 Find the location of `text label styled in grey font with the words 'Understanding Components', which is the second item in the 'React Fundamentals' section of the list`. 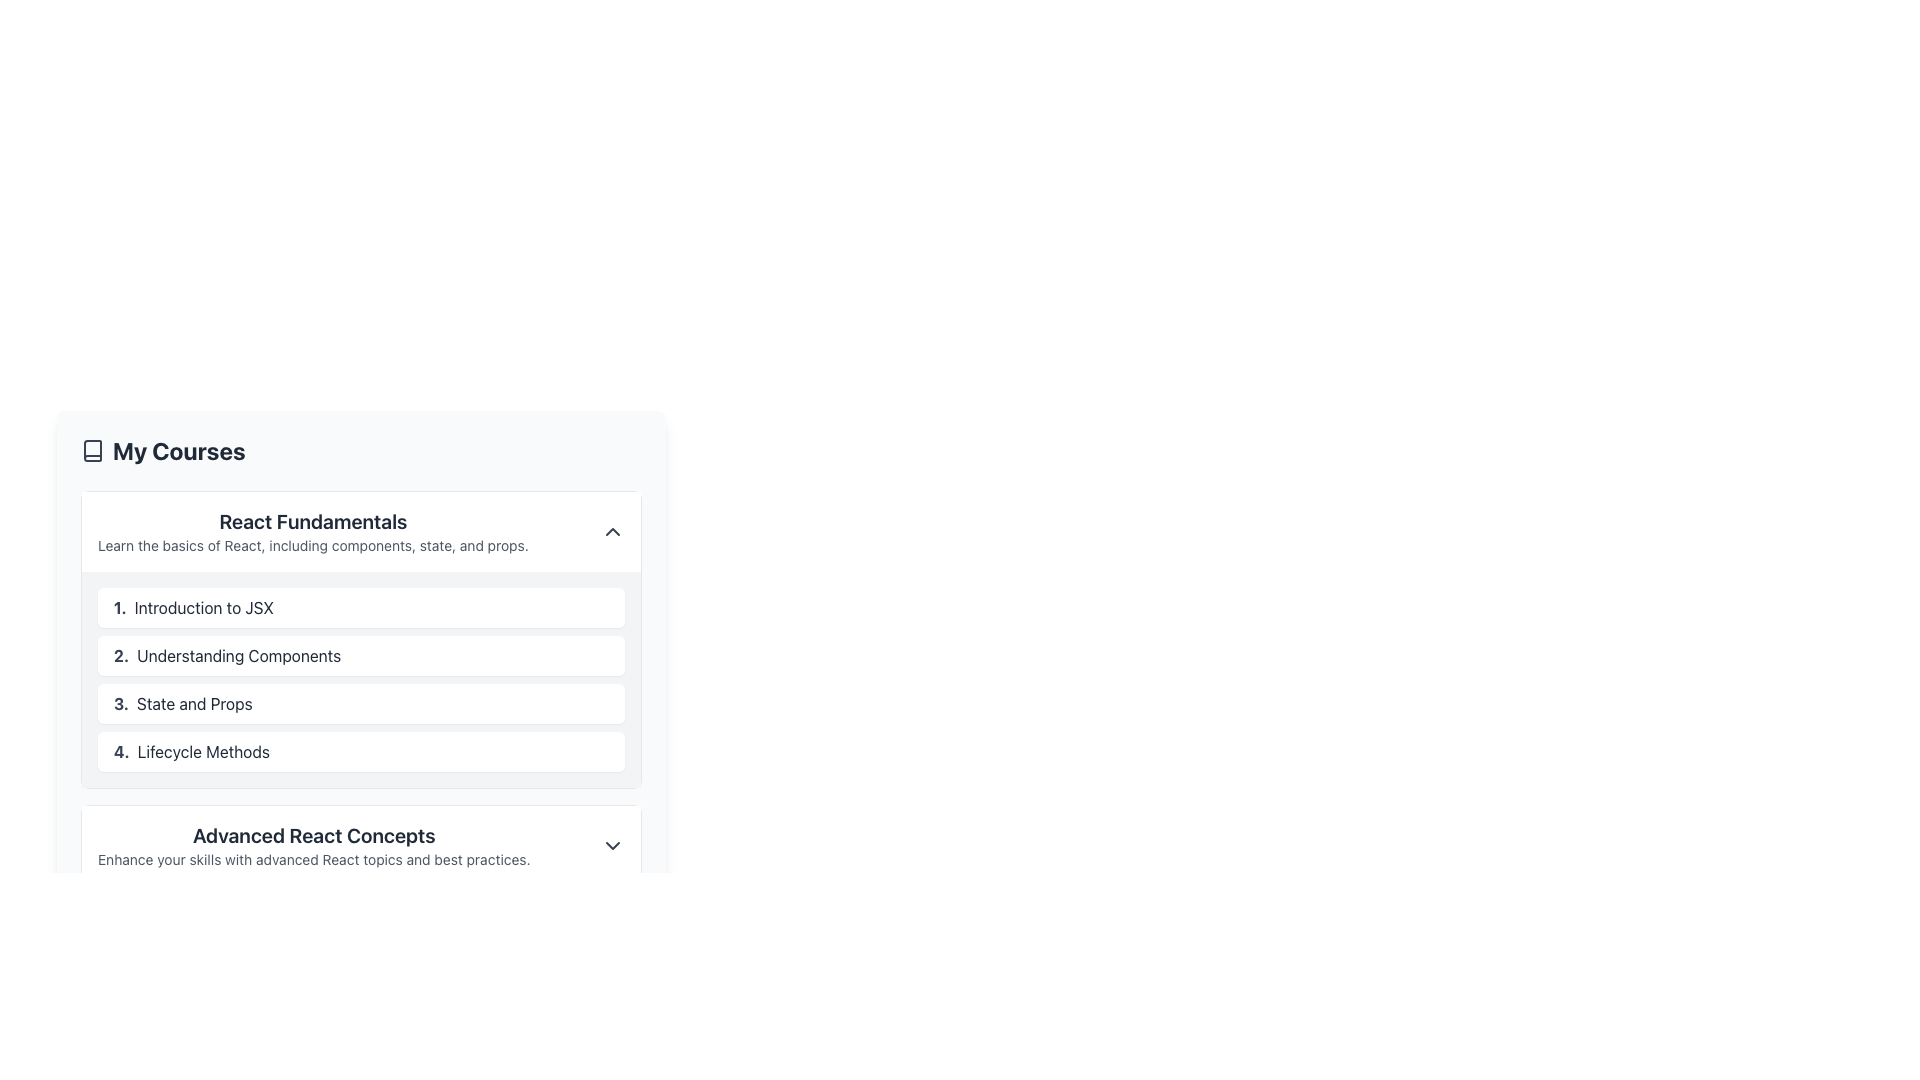

text label styled in grey font with the words 'Understanding Components', which is the second item in the 'React Fundamentals' section of the list is located at coordinates (239, 655).